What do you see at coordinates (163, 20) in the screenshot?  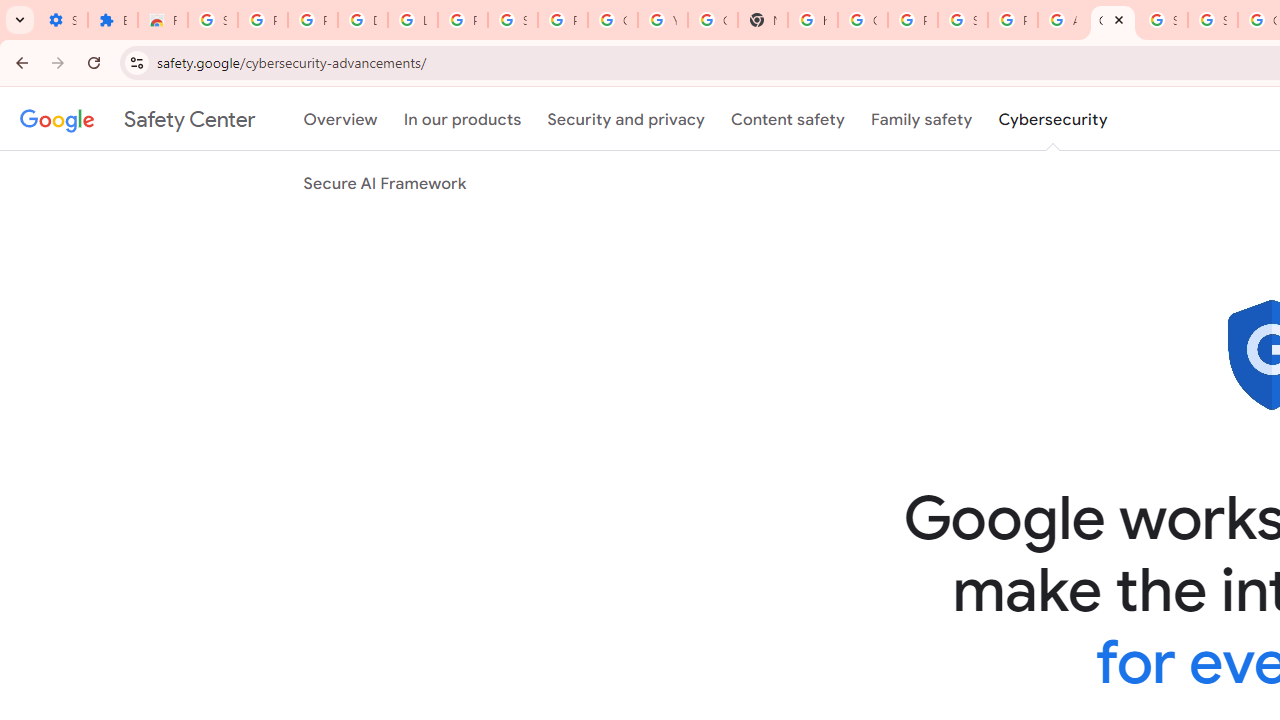 I see `'Reviews: Helix Fruit Jump Arcade Game'` at bounding box center [163, 20].